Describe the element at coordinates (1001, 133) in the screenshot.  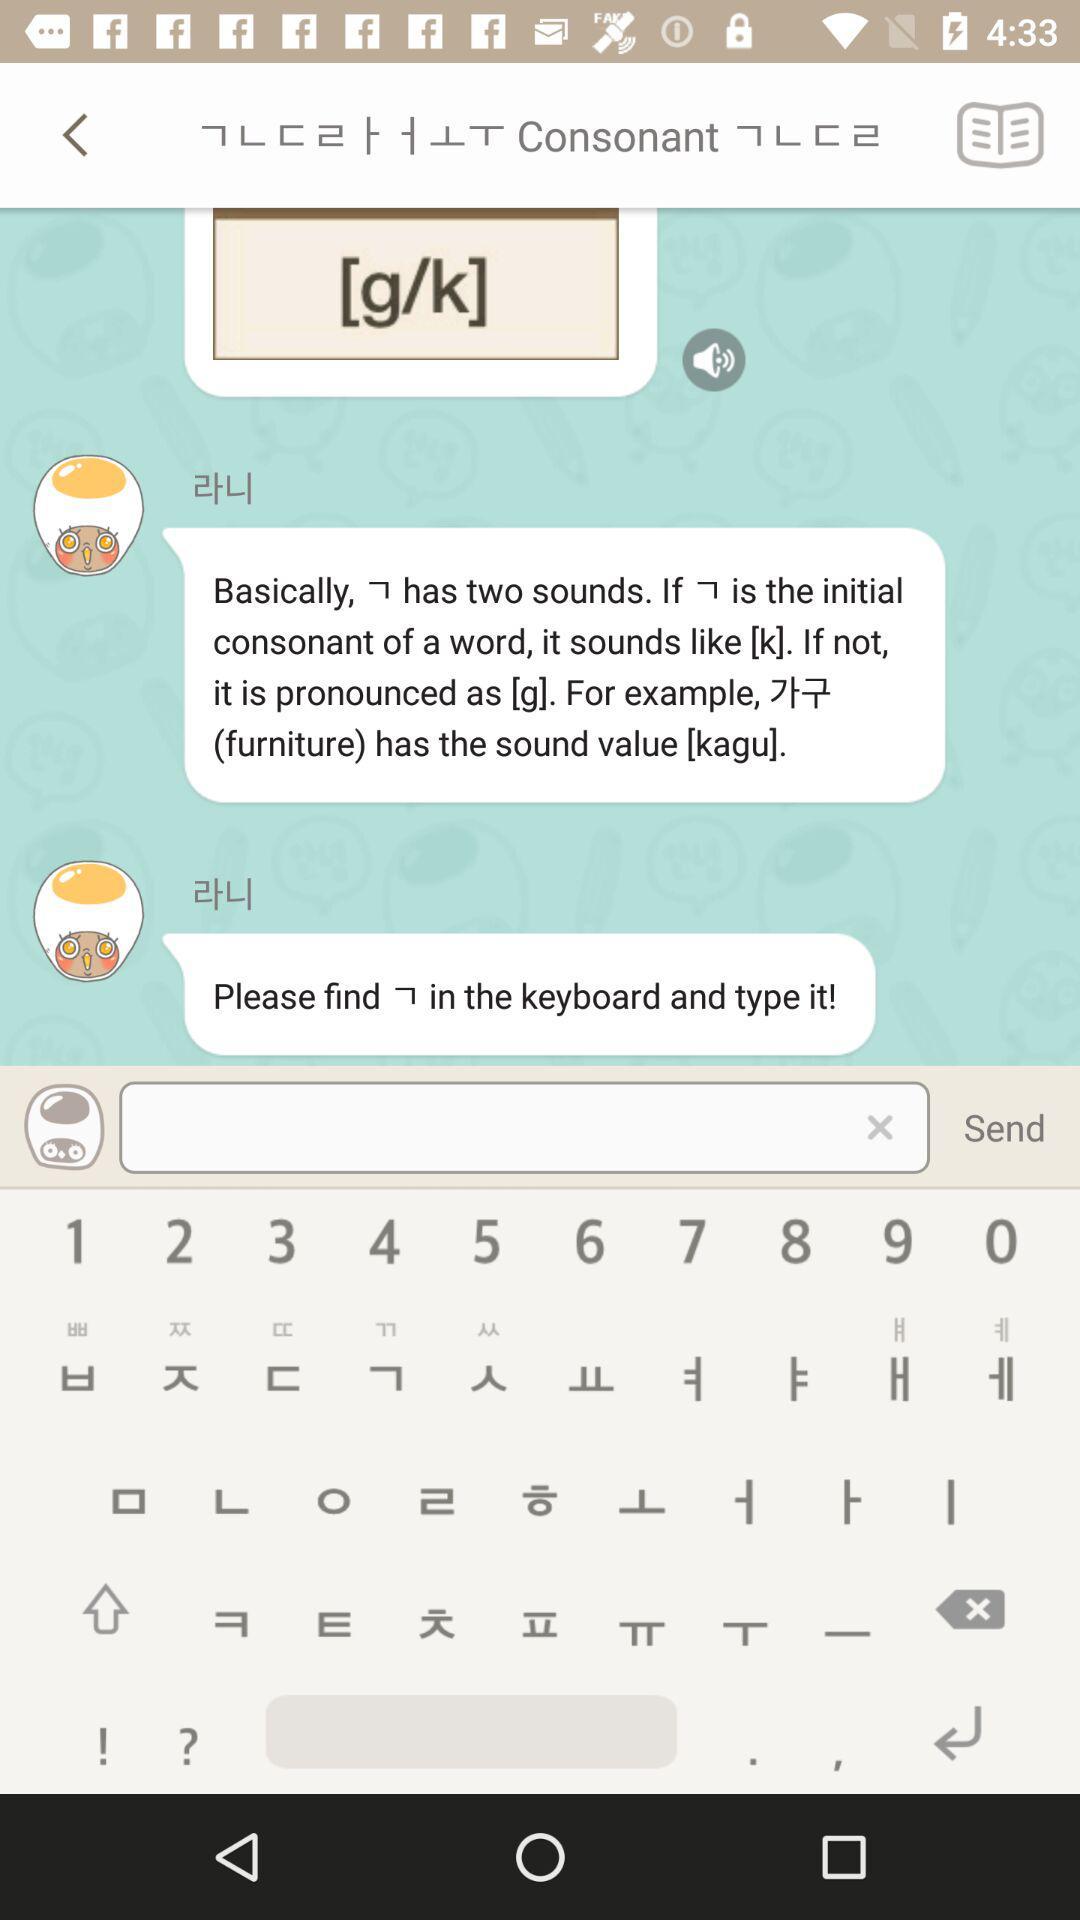
I see `the book icon` at that location.